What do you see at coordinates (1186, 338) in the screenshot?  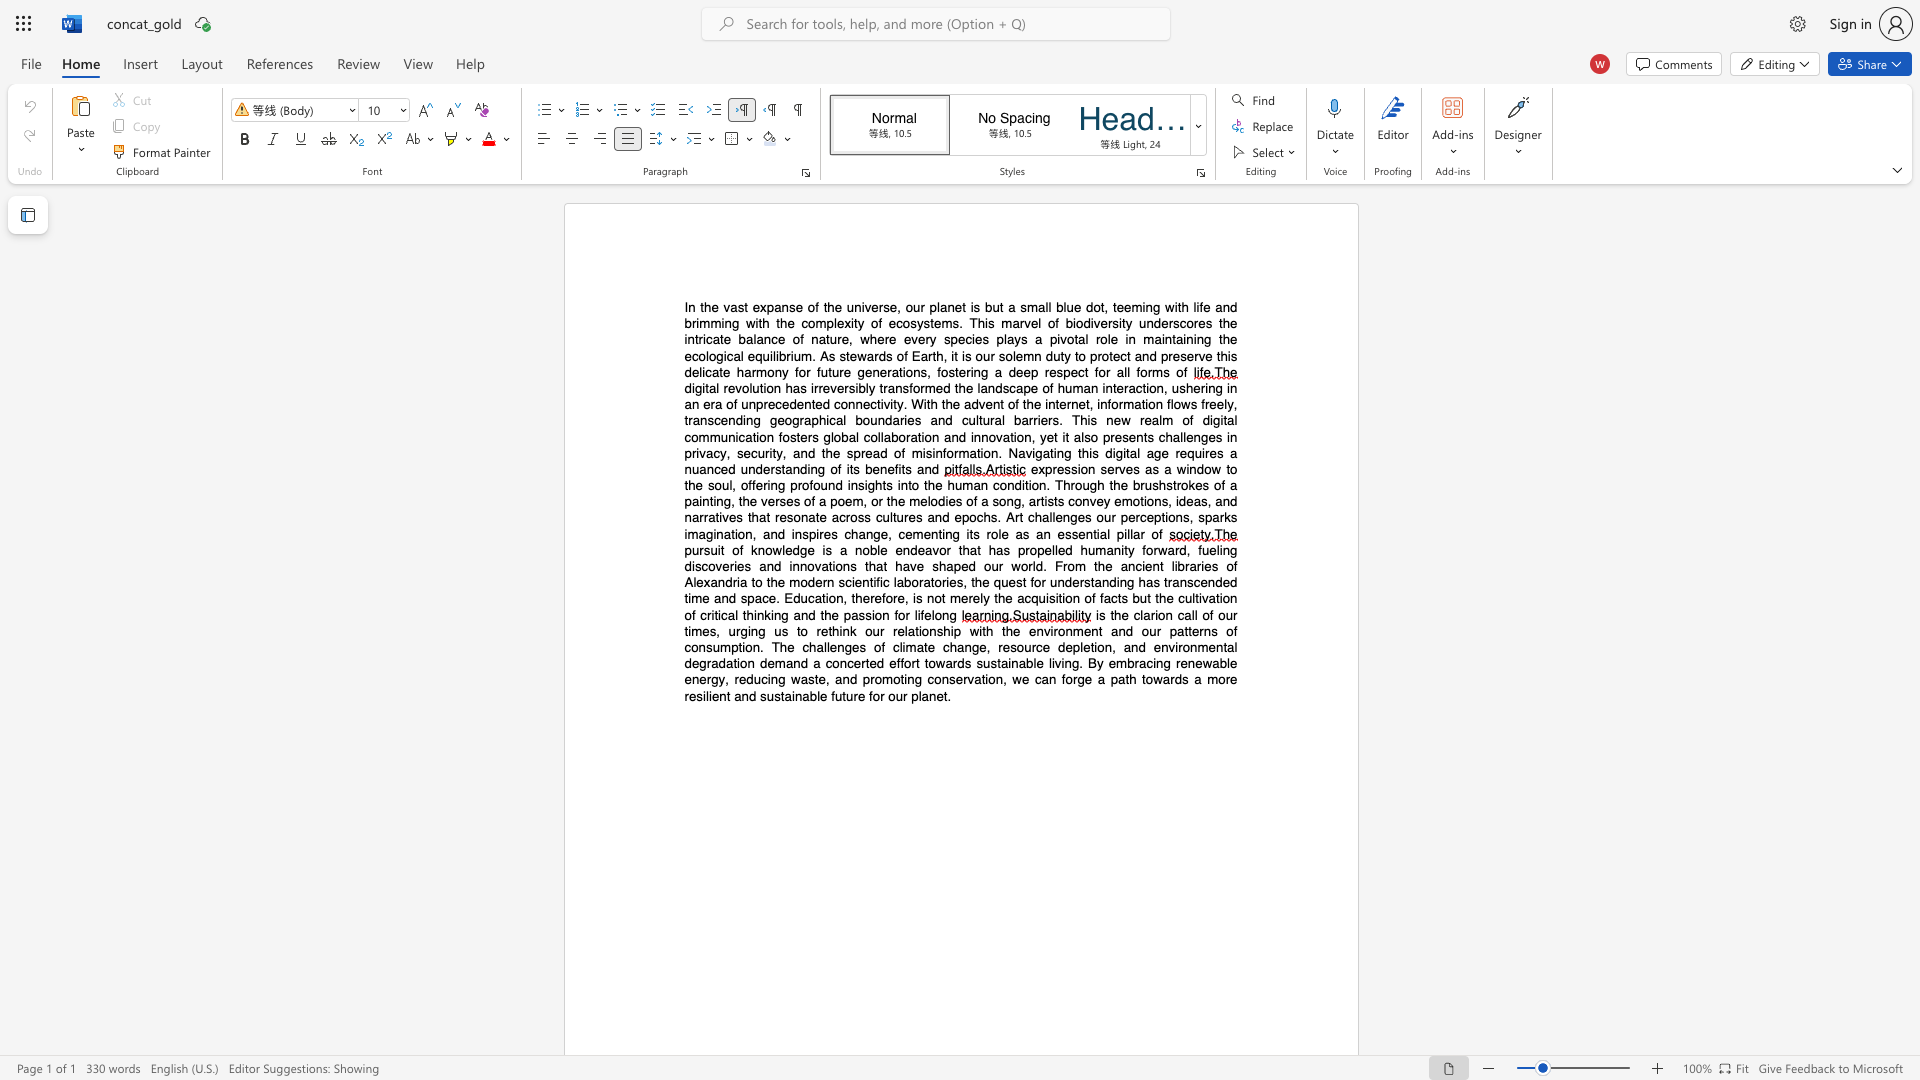 I see `the subset text "nin" within the text "maintaining"` at bounding box center [1186, 338].